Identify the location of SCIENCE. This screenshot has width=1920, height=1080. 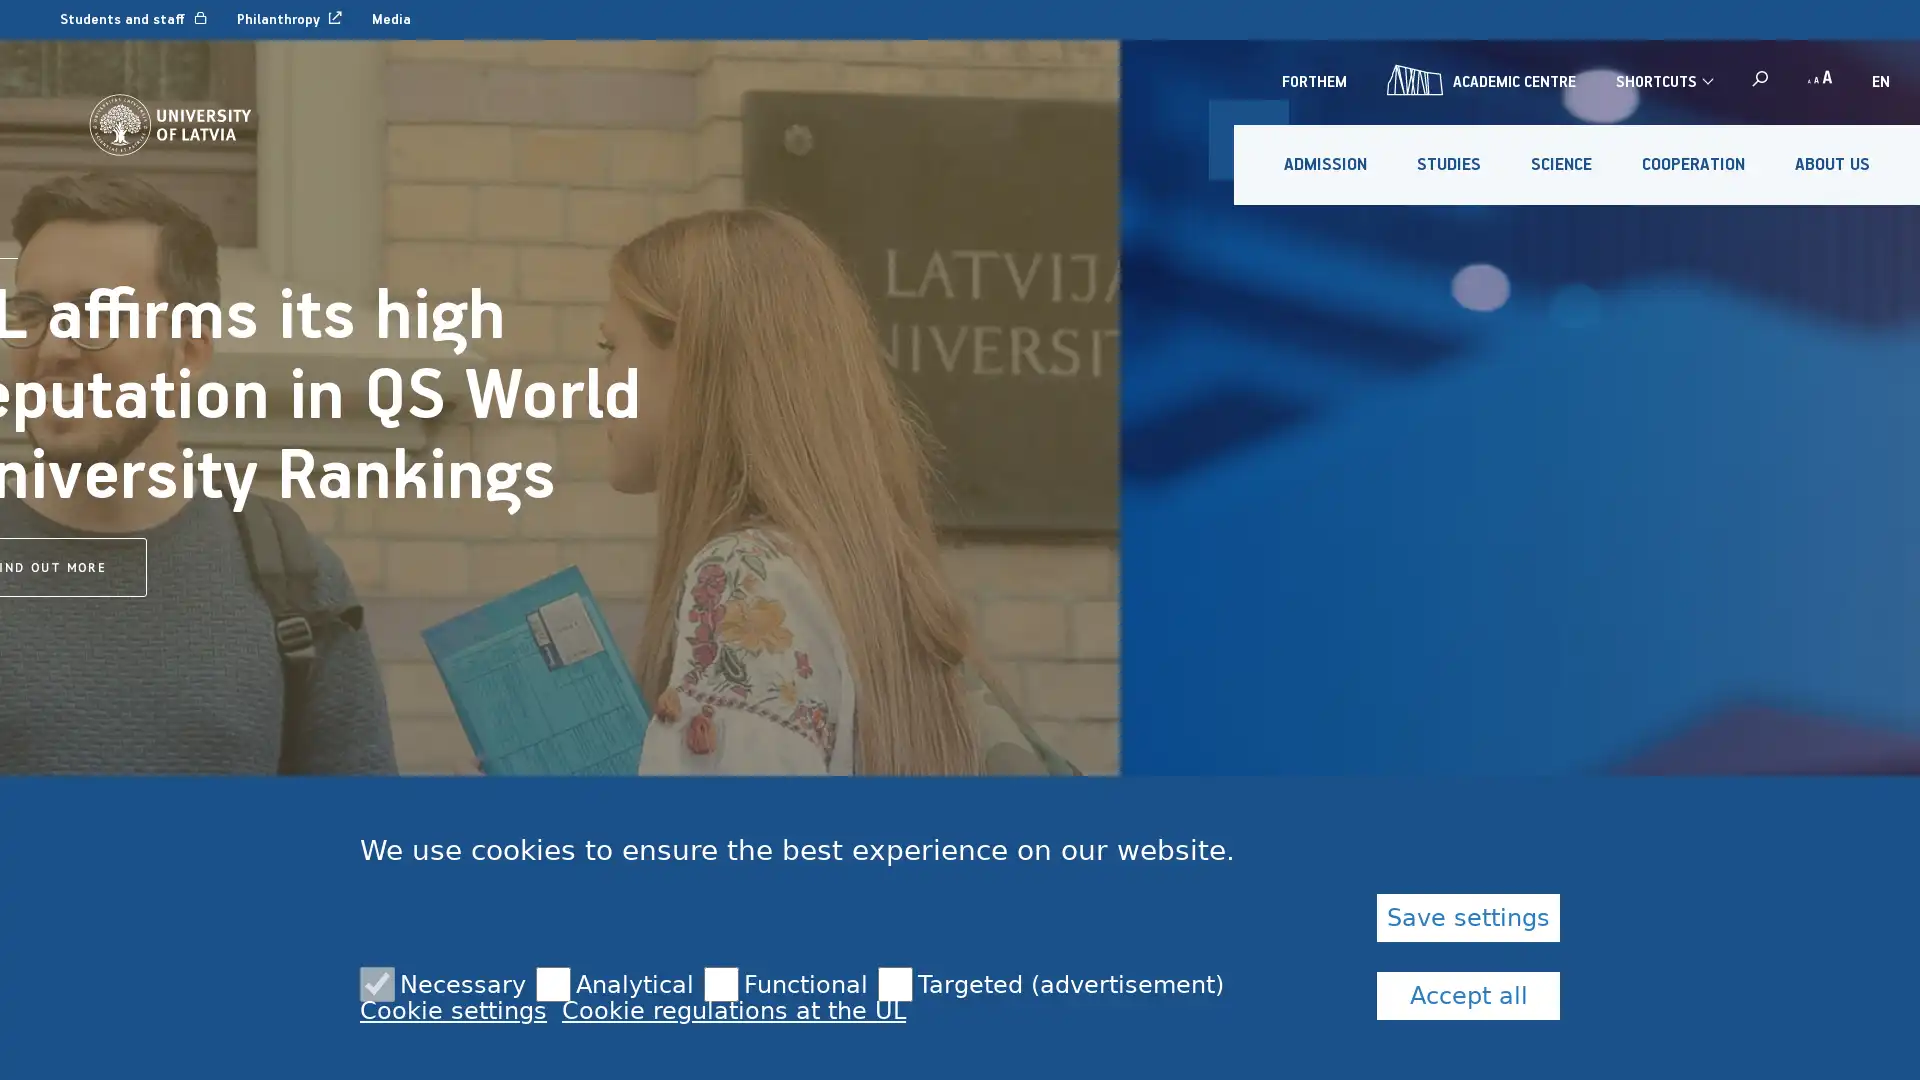
(1560, 164).